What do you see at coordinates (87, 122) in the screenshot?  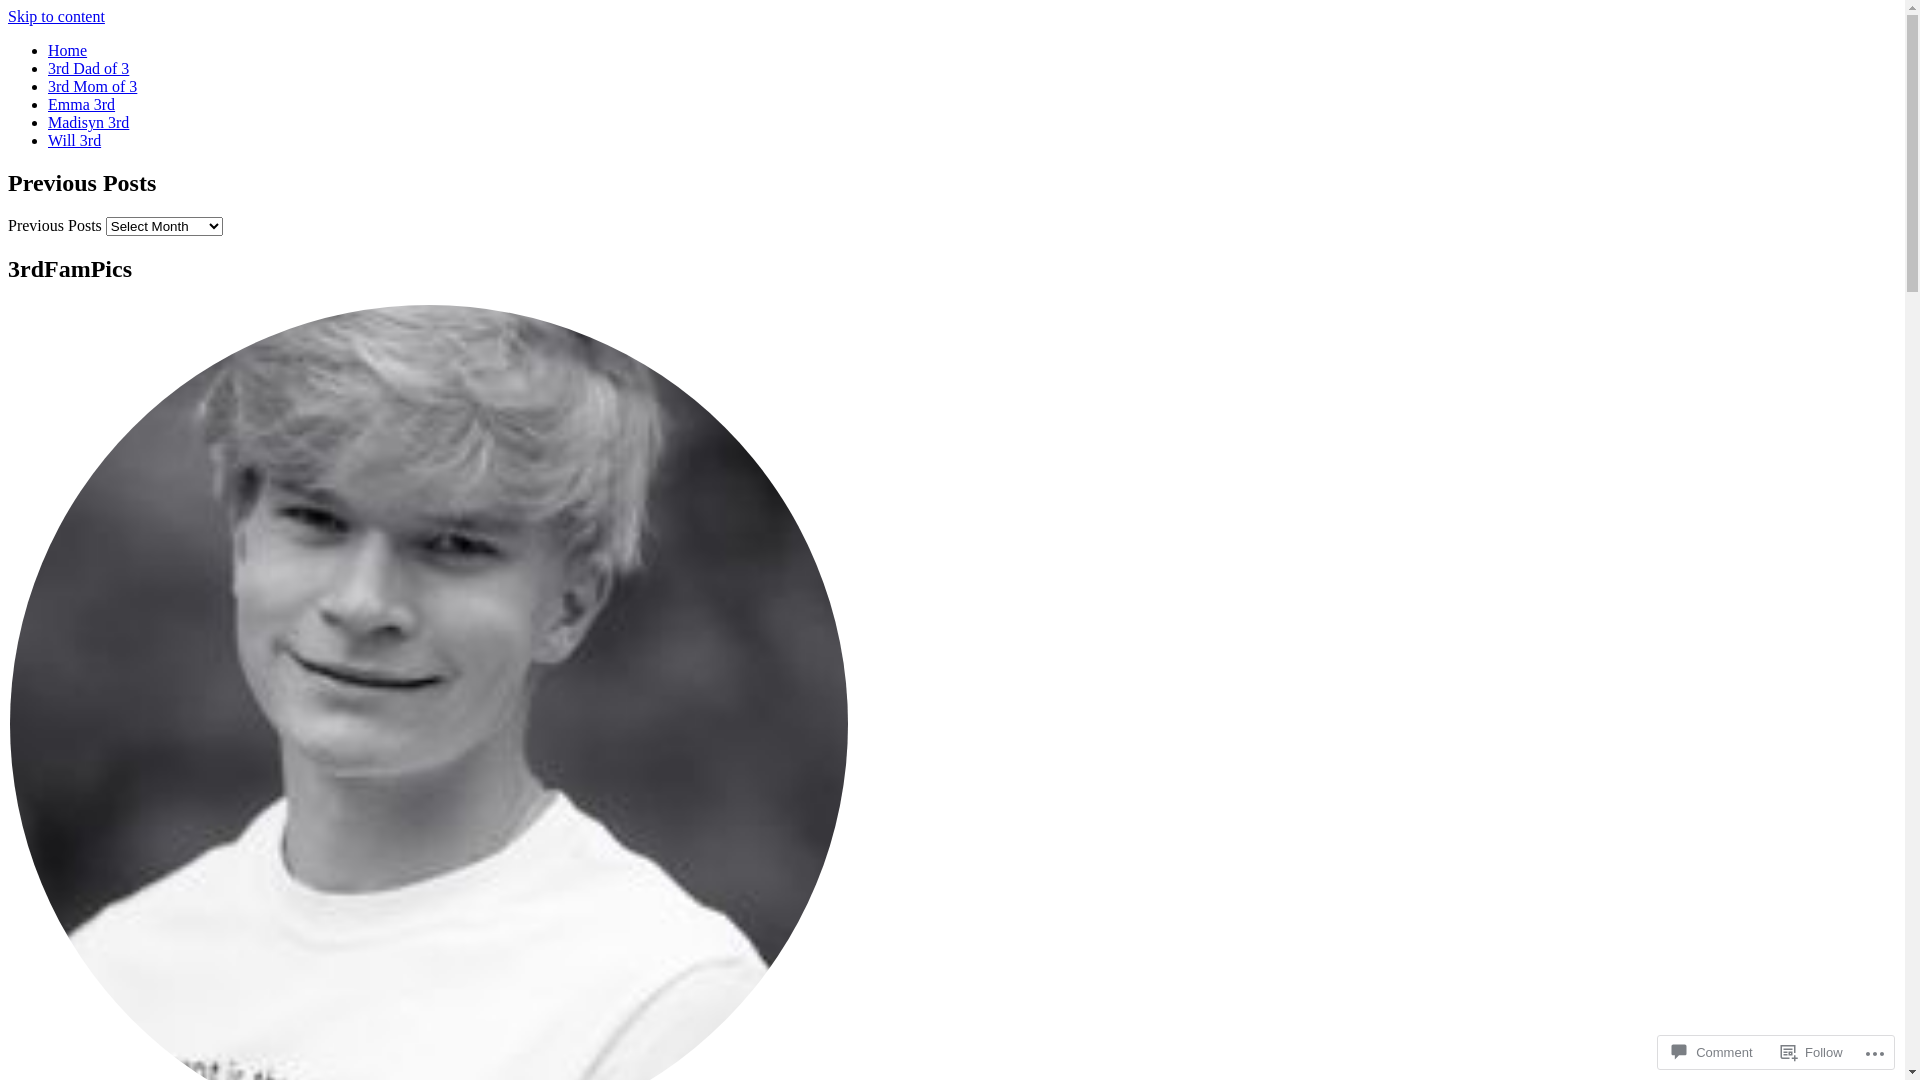 I see `'Madisyn 3rd'` at bounding box center [87, 122].